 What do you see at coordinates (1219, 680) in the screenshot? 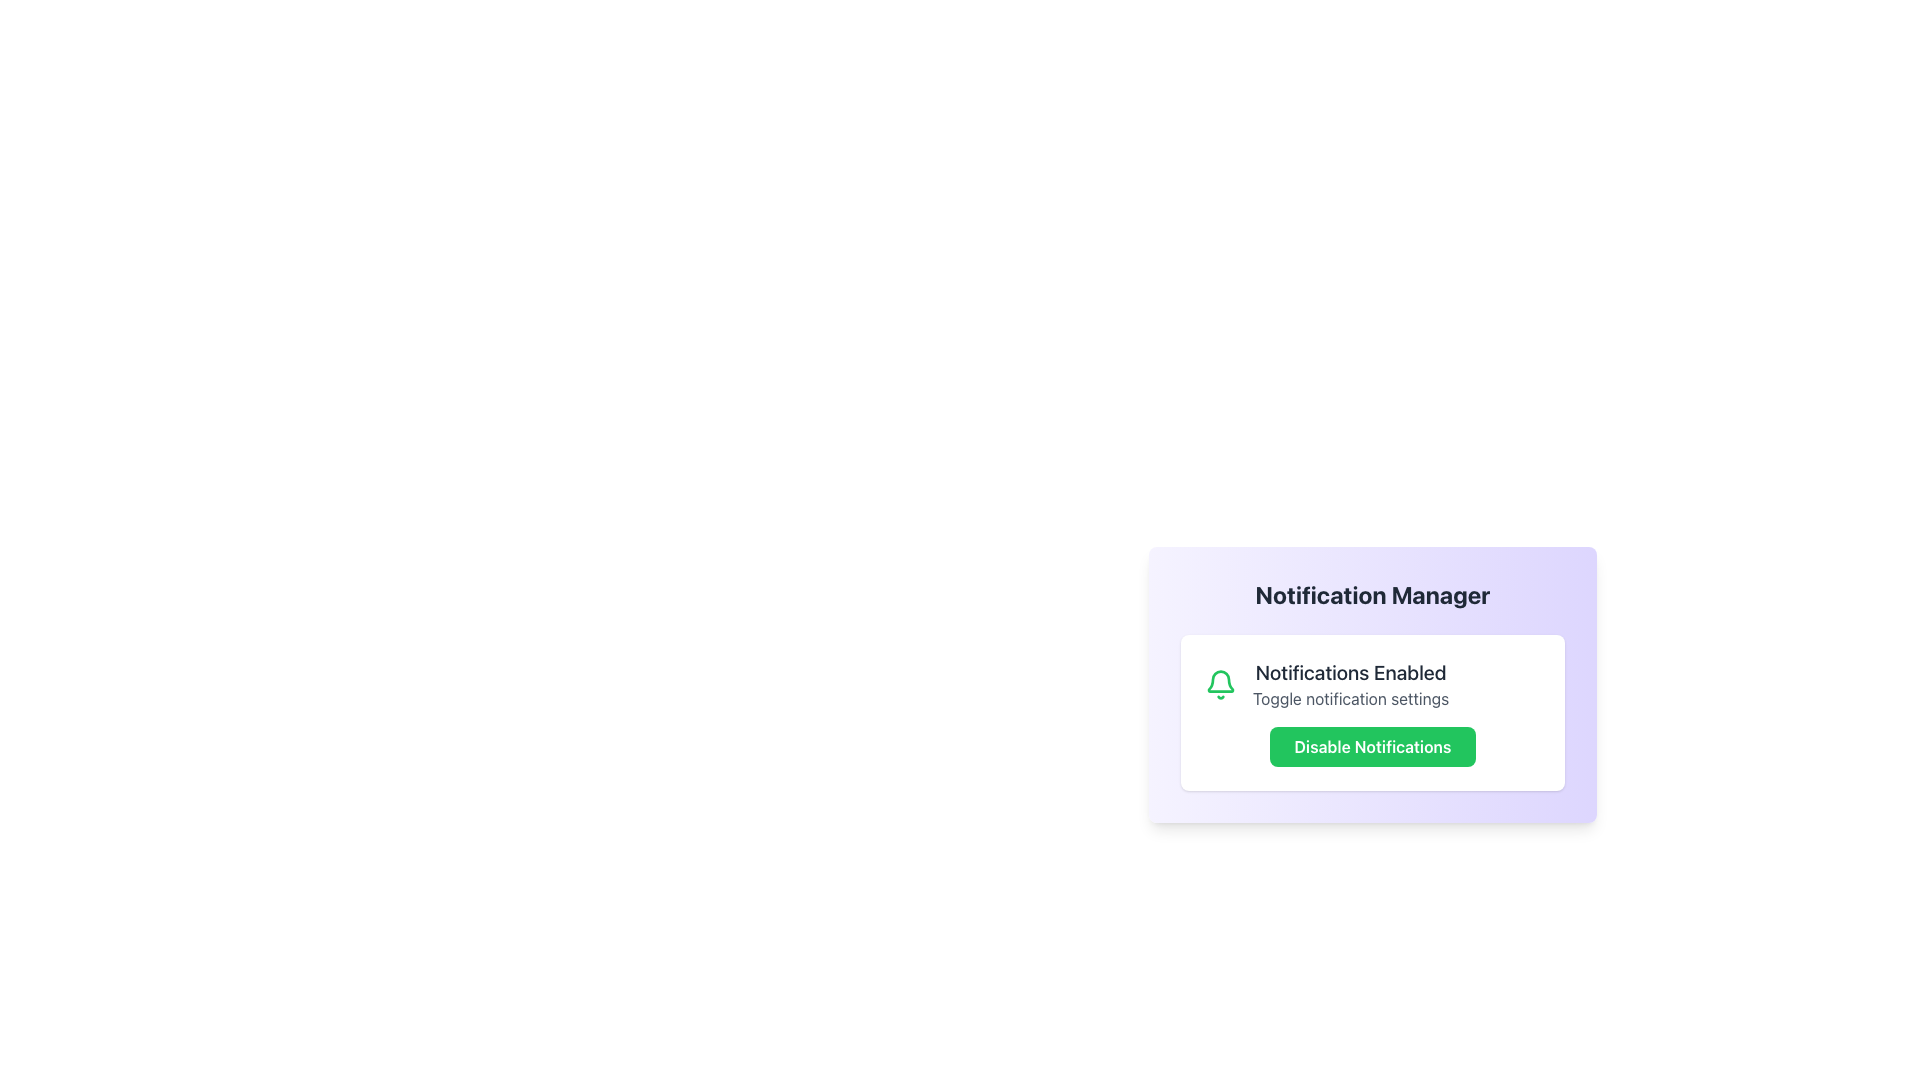
I see `the top portion of the bell icon, which is styled with a green stroke and is located to the left of the 'Notifications Enabled' text in the notification settings card` at bounding box center [1219, 680].